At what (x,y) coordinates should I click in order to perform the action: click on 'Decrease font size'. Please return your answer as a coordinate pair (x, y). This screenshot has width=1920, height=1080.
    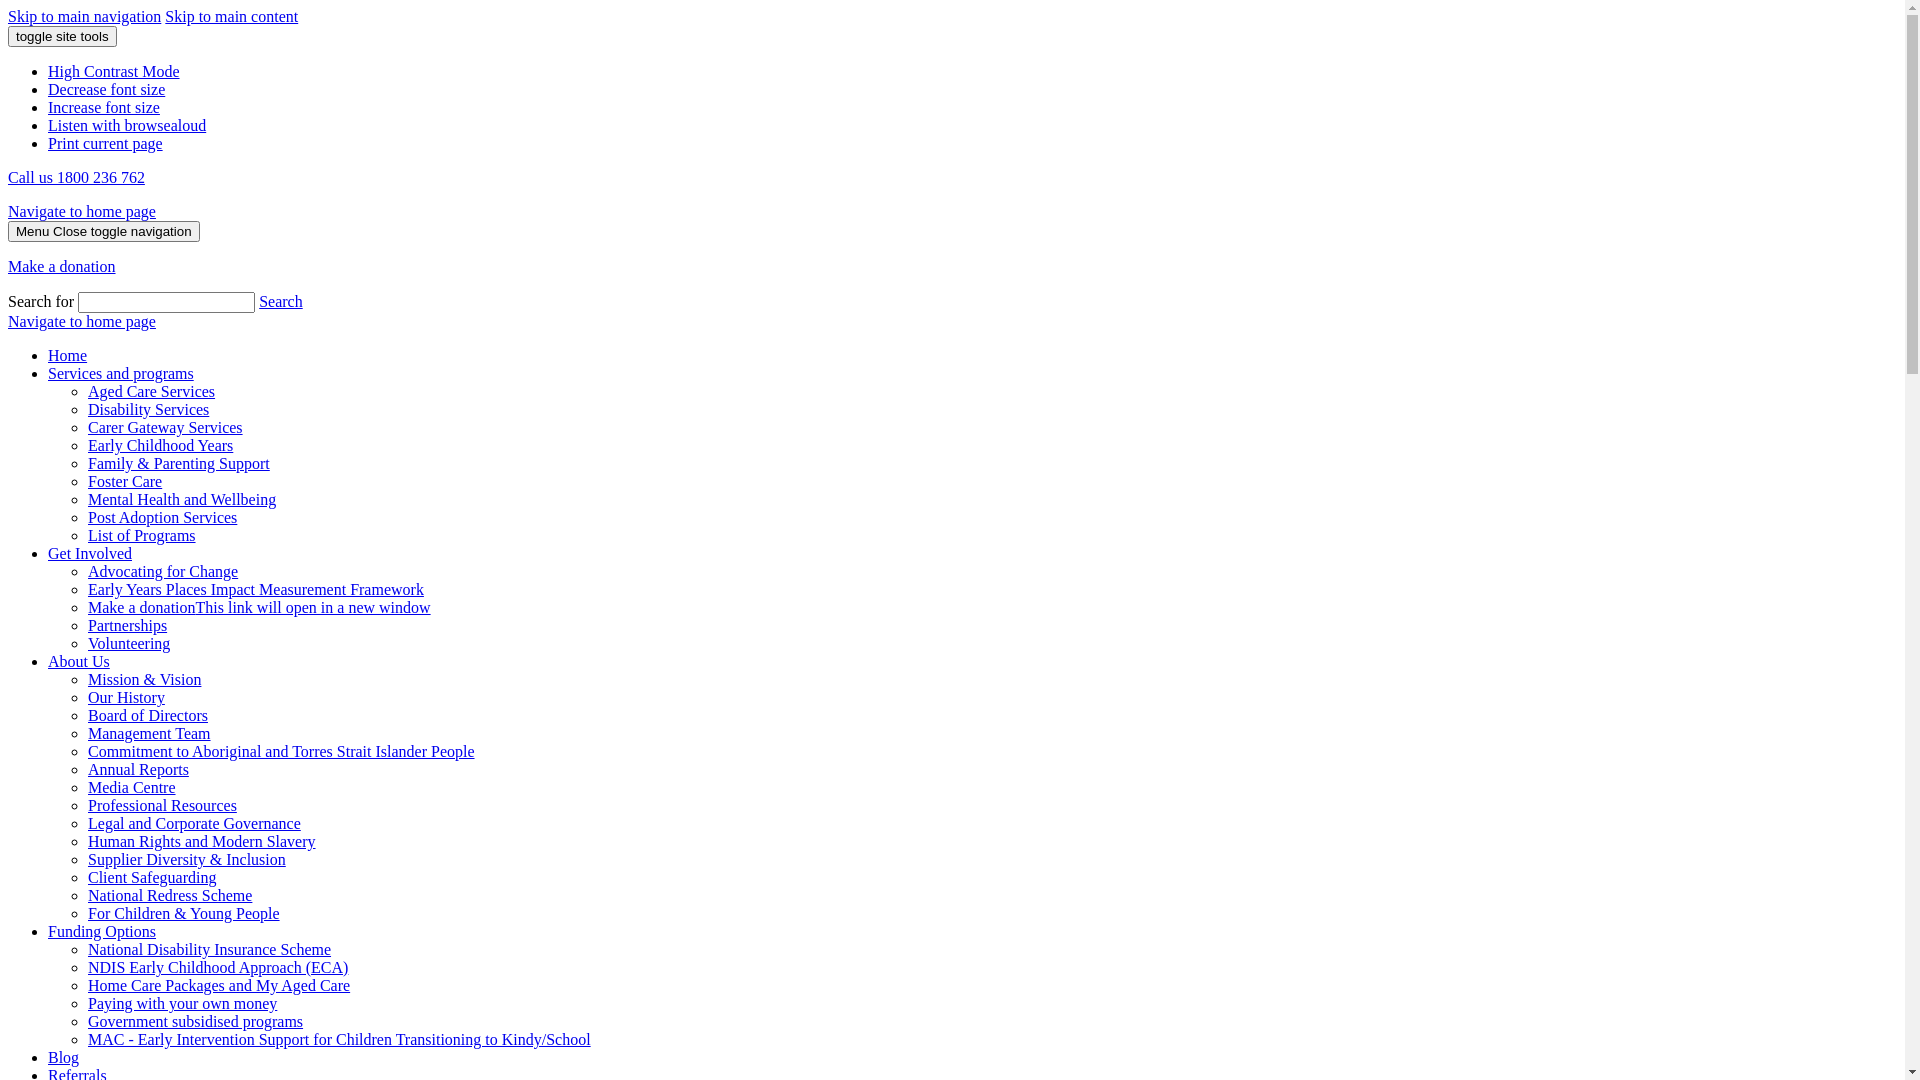
    Looking at the image, I should click on (105, 88).